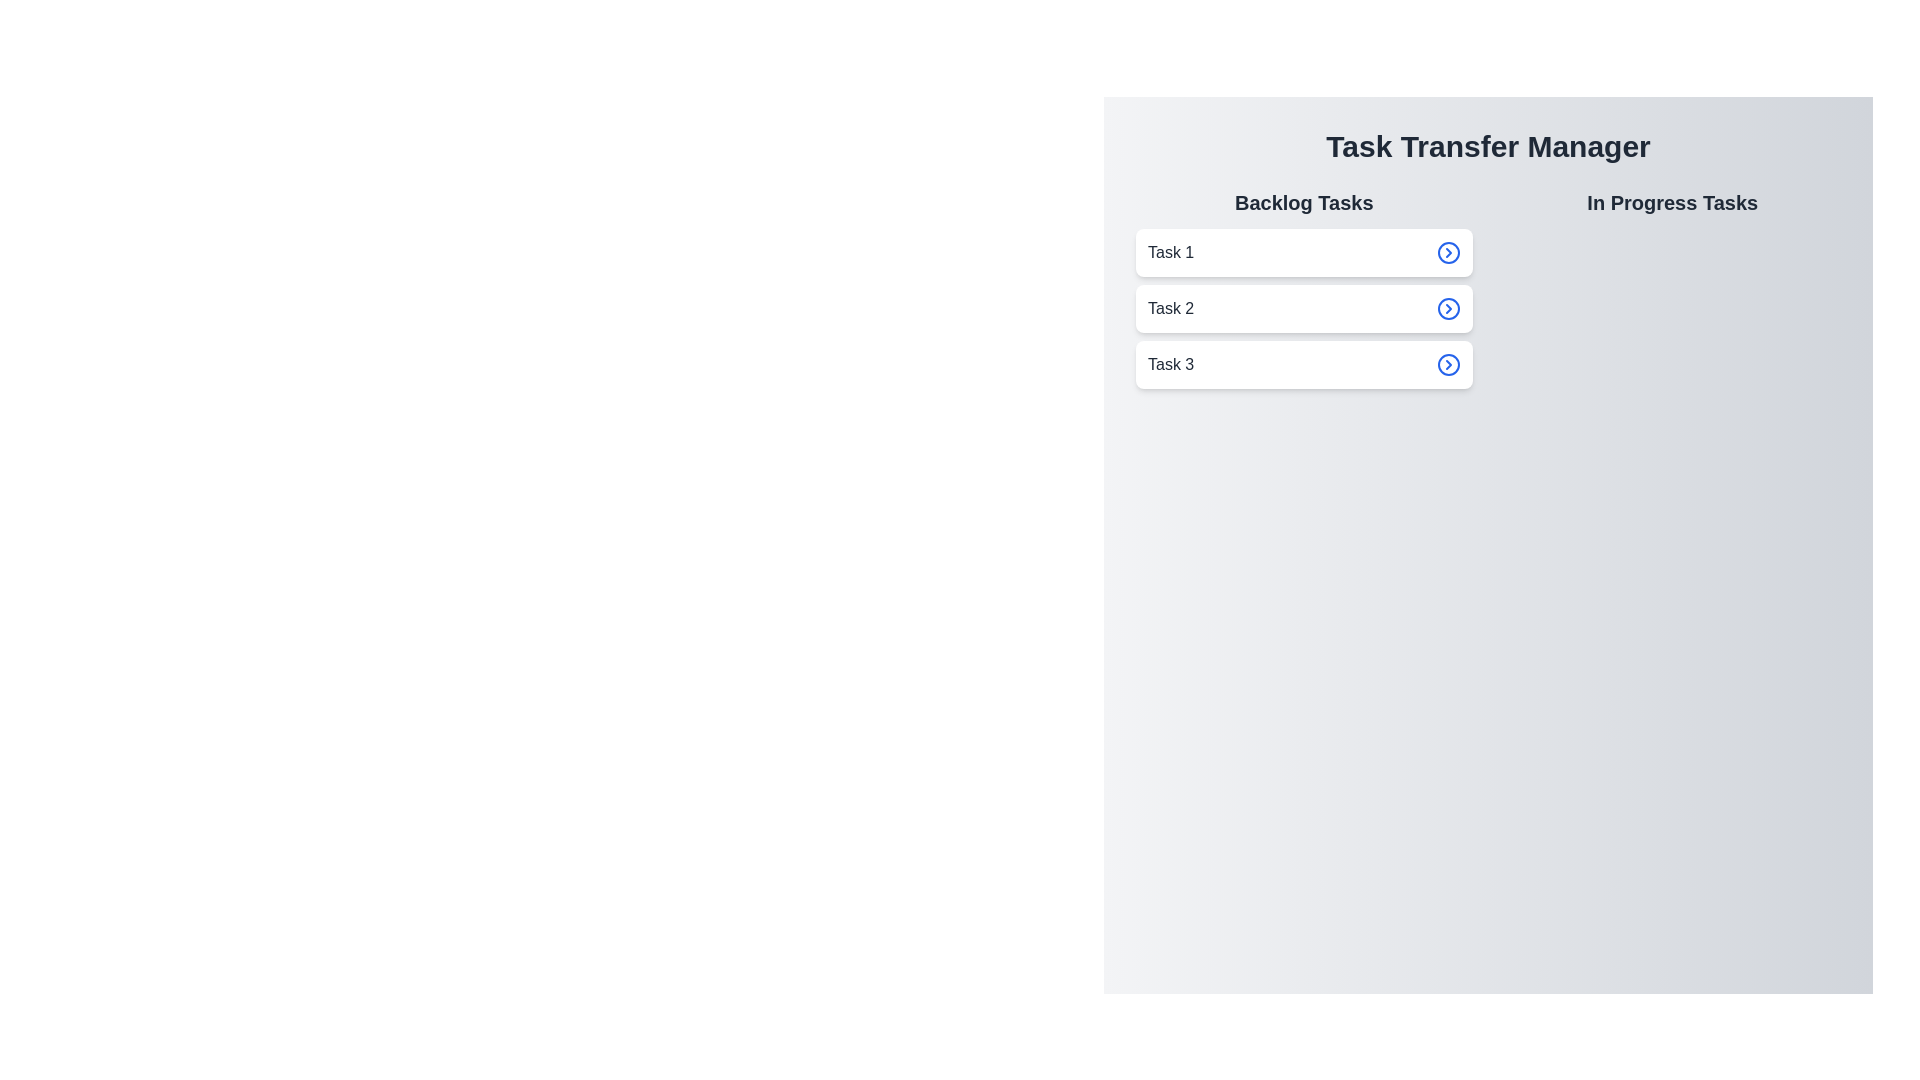  Describe the element at coordinates (1448, 365) in the screenshot. I see `the chevron icon next to the task Task 3 to move it to In Progress` at that location.